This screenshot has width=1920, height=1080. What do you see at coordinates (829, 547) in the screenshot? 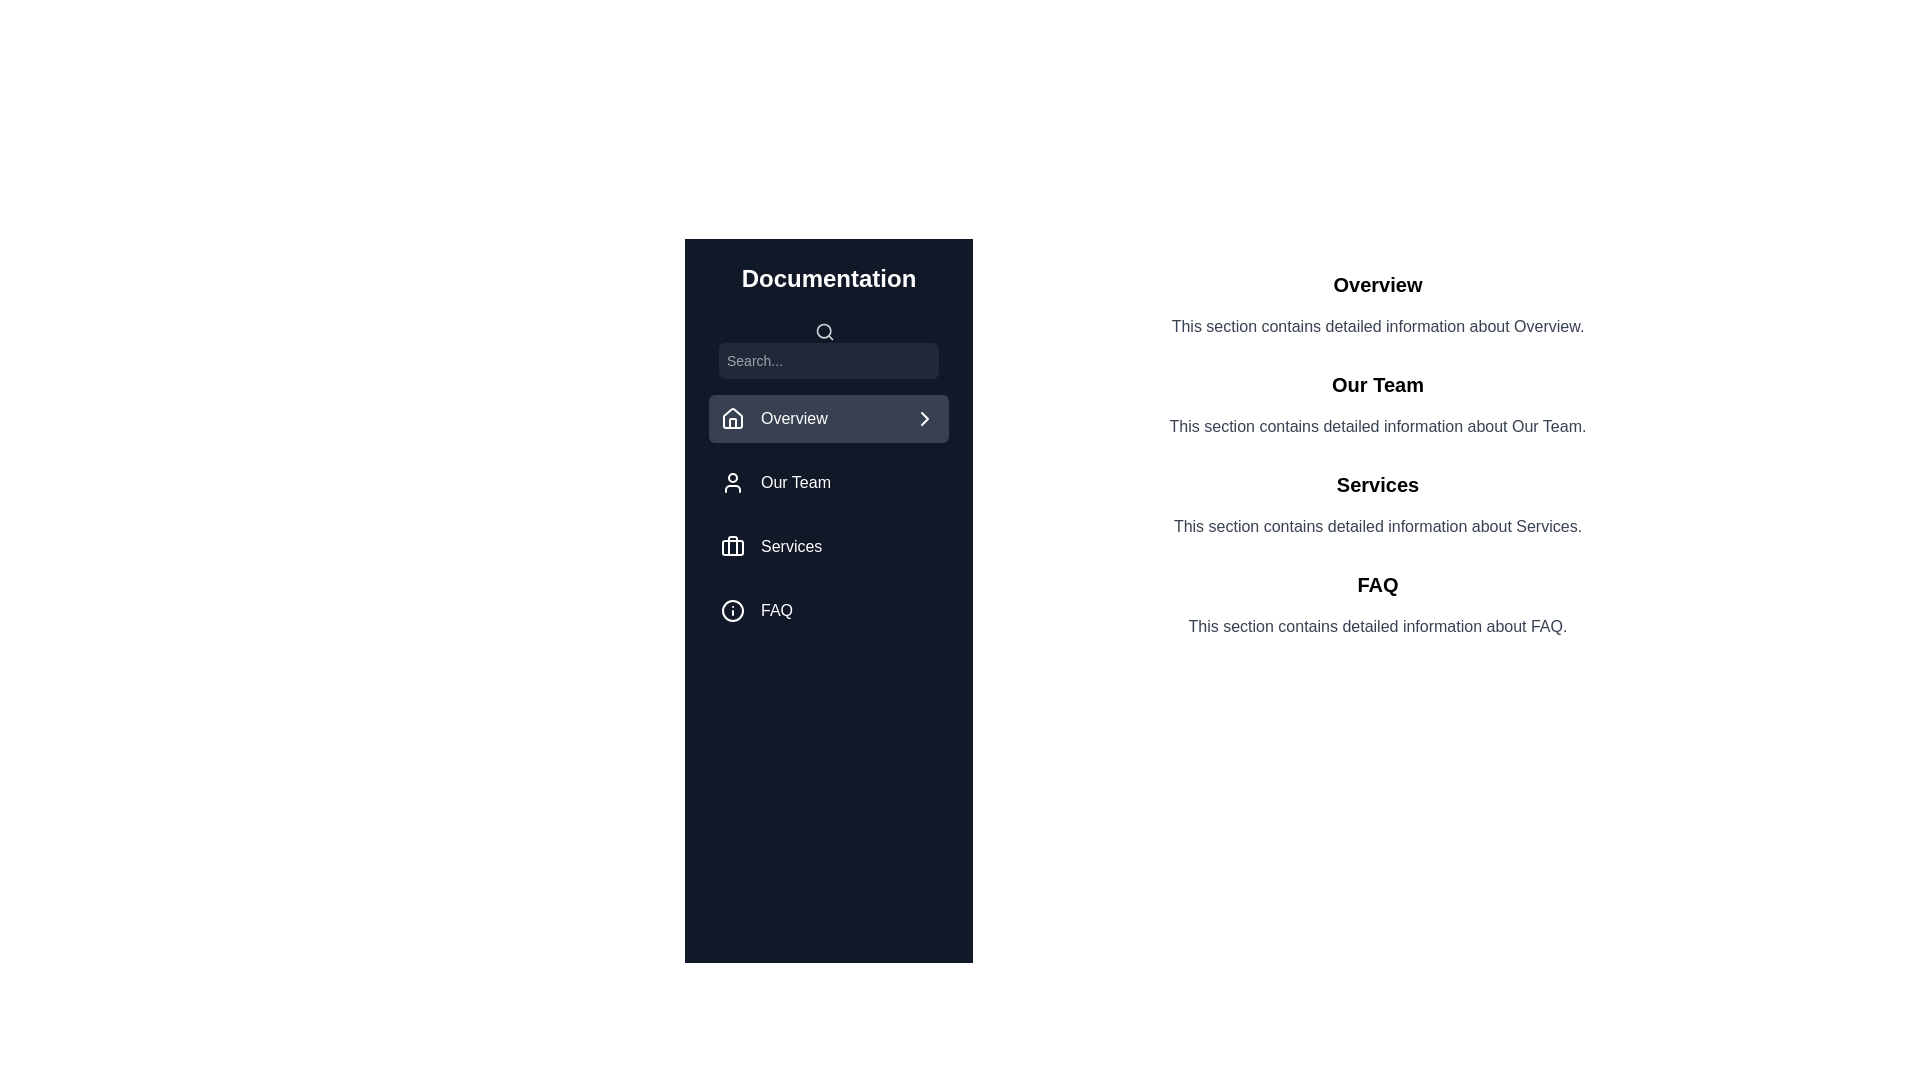
I see `the 'Services' button in the sidebar menu` at bounding box center [829, 547].